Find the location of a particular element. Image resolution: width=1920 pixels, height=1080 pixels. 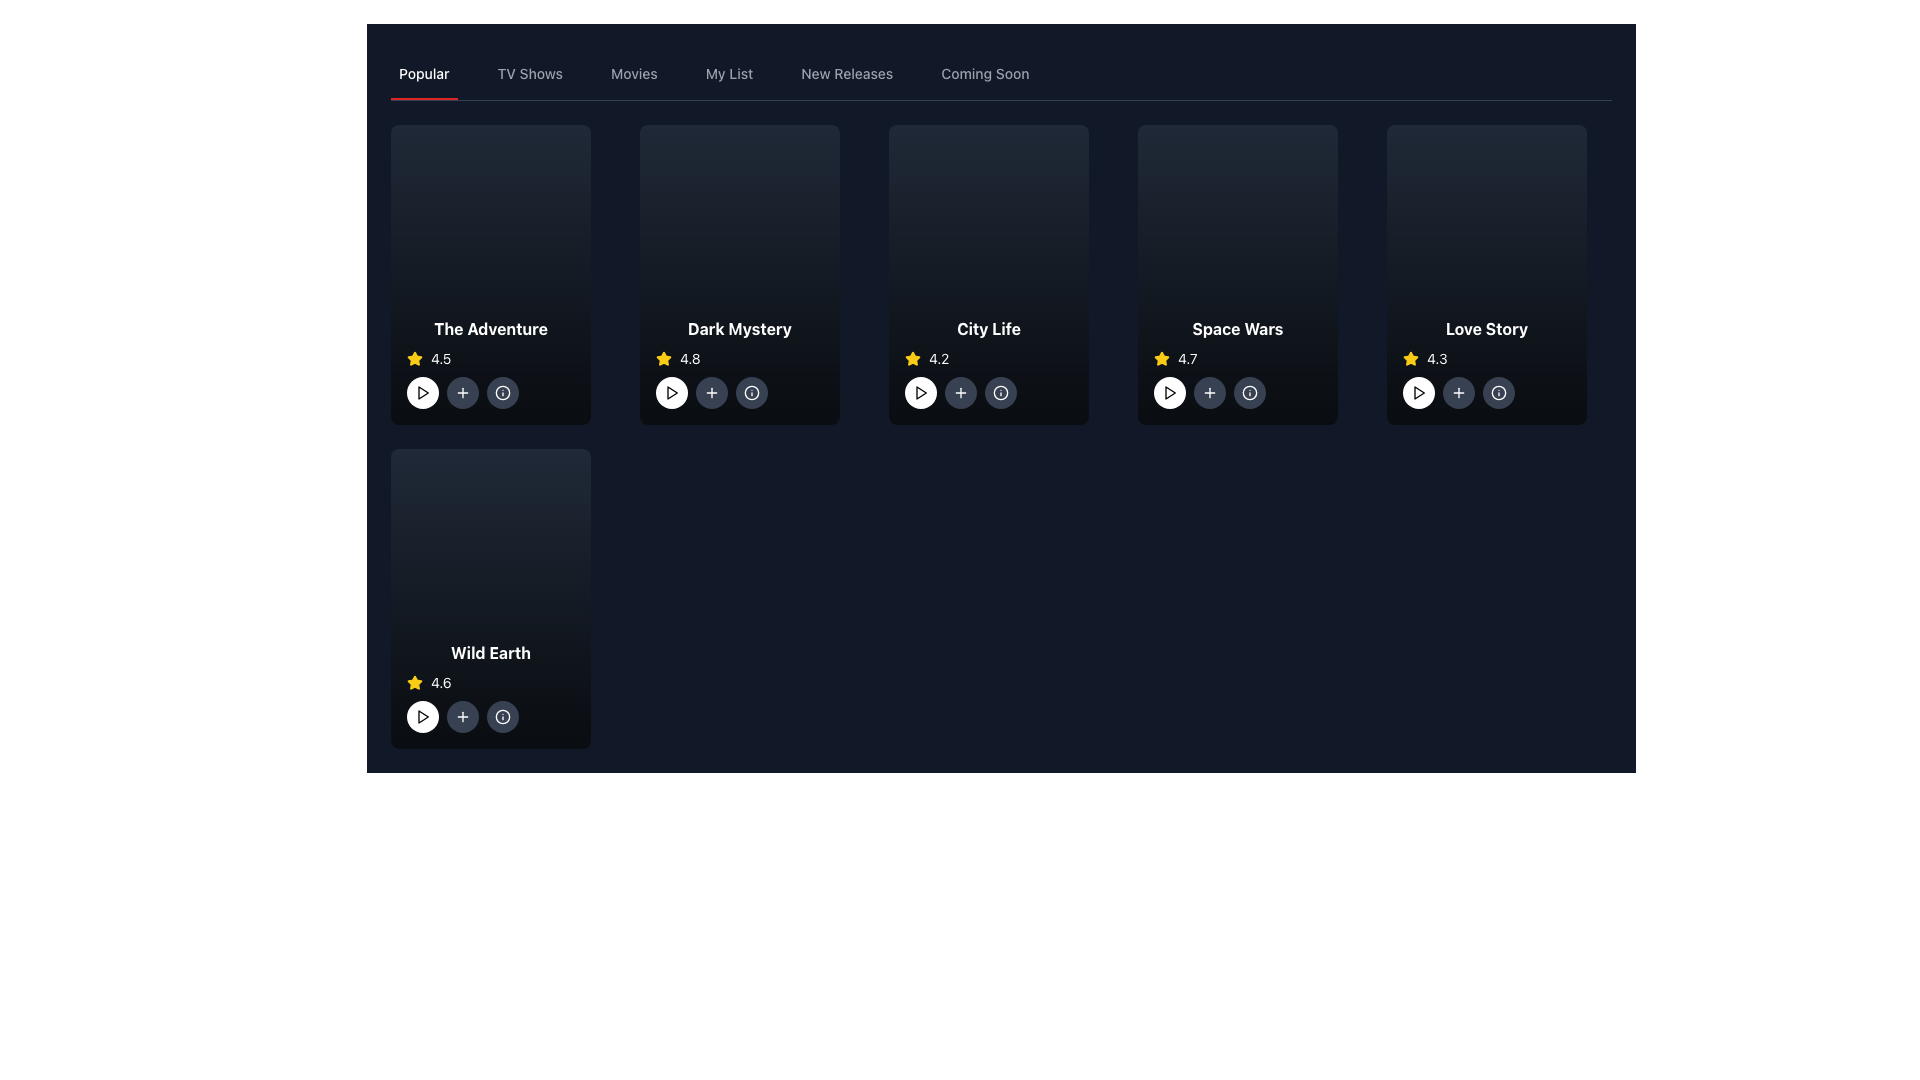

the white circular button with a triangle play icon located under the title 'The Adventure', which is styled with a small black border and positioned against a darker background is located at coordinates (421, 393).